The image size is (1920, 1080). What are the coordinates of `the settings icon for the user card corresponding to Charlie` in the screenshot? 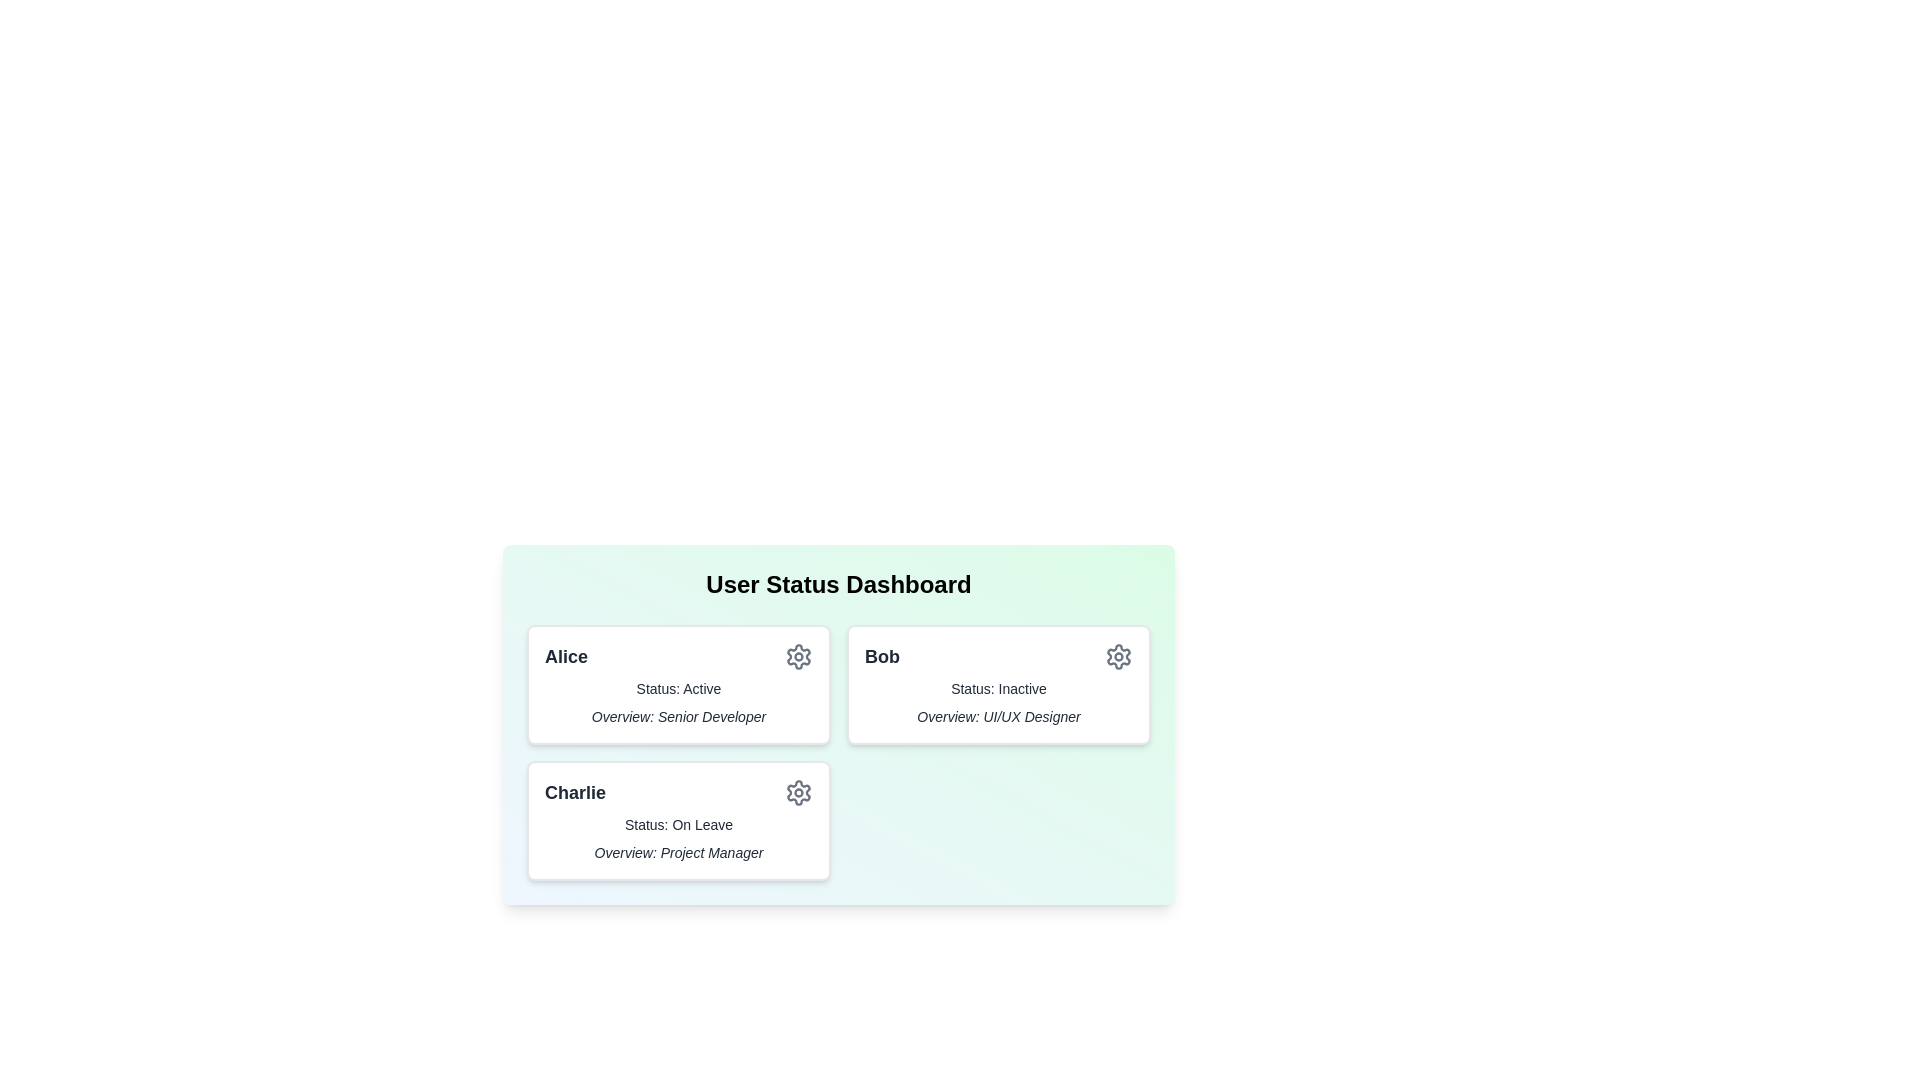 It's located at (797, 792).